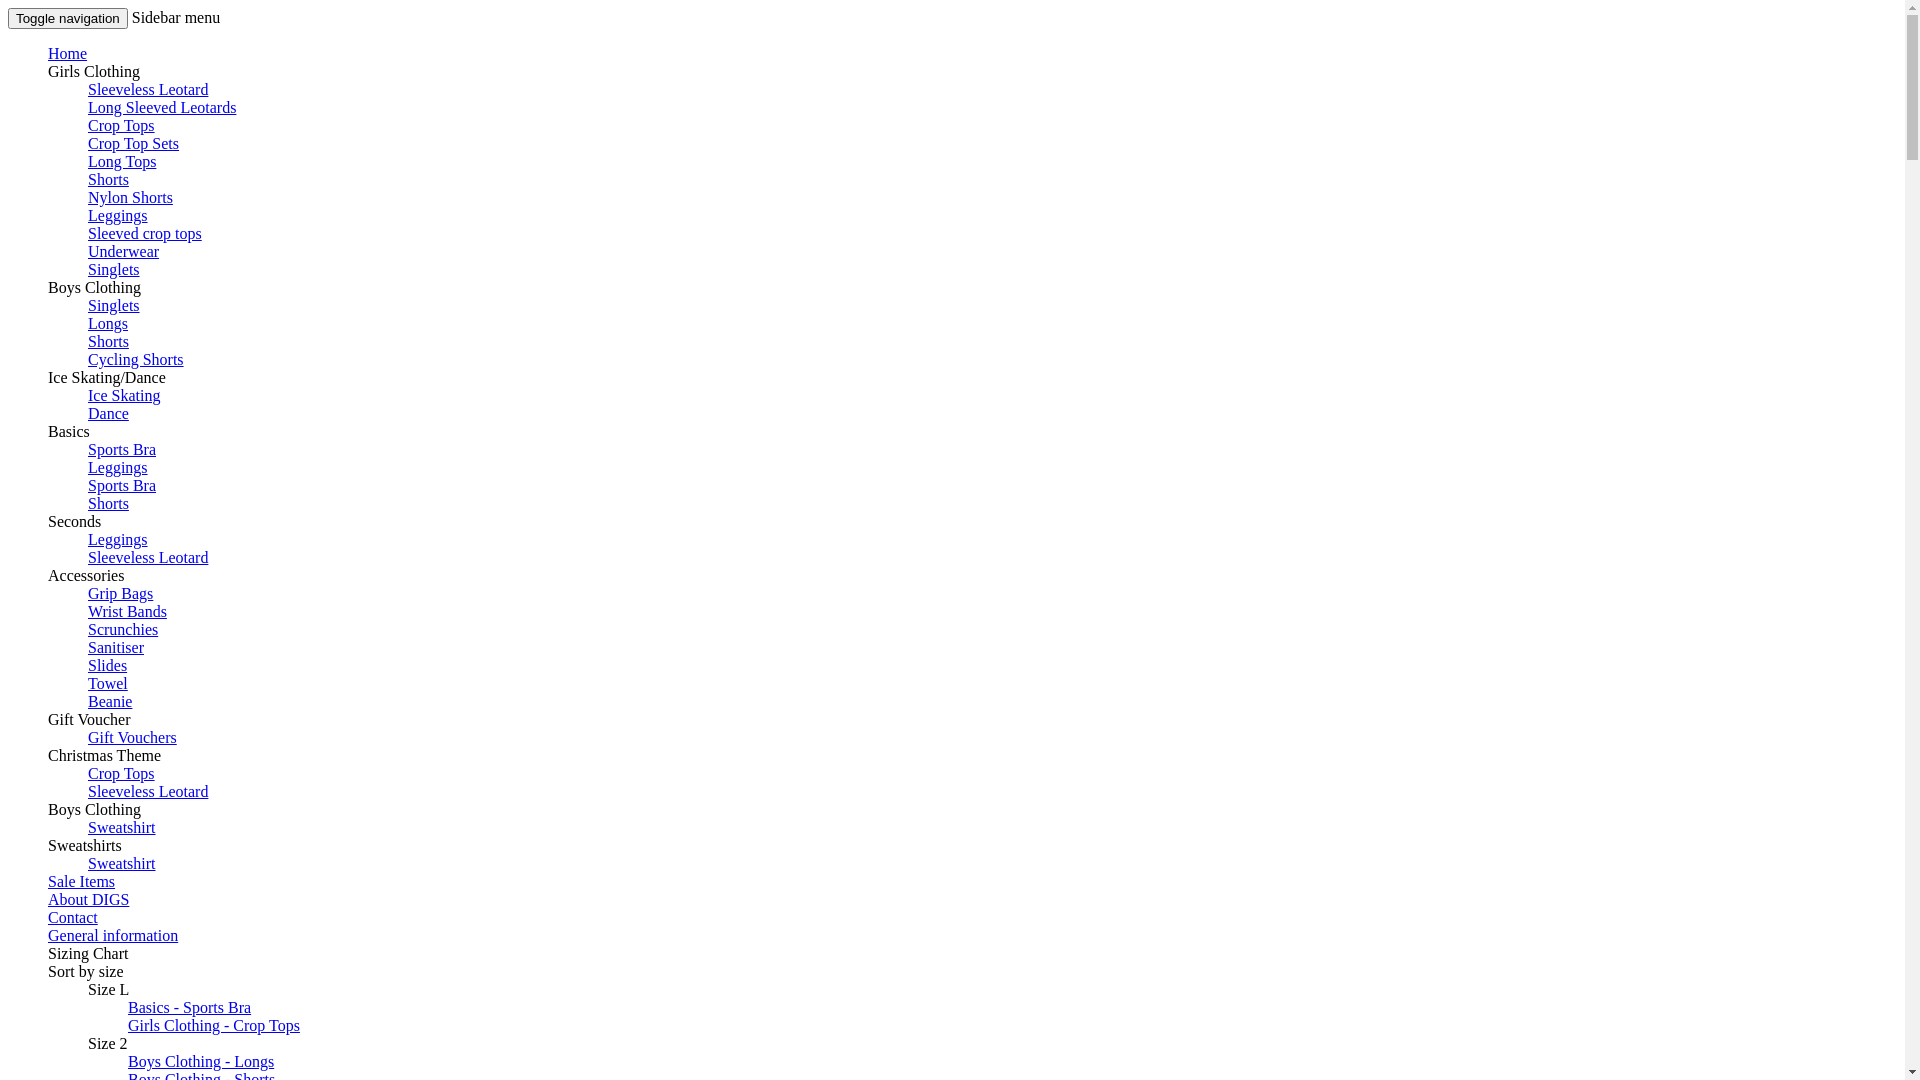 This screenshot has width=1920, height=1080. What do you see at coordinates (147, 557) in the screenshot?
I see `'Sleeveless Leotard'` at bounding box center [147, 557].